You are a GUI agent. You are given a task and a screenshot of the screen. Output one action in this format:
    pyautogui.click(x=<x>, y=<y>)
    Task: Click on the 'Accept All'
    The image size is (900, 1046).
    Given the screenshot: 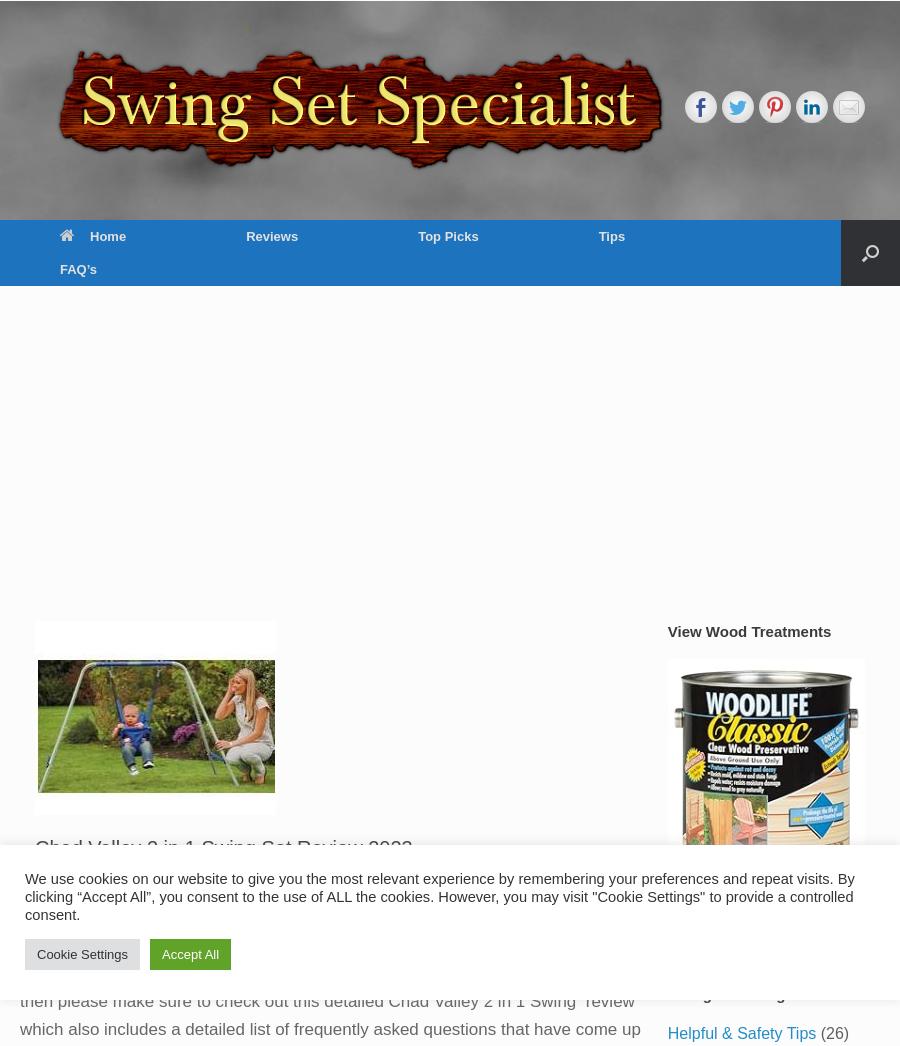 What is the action you would take?
    pyautogui.click(x=190, y=953)
    